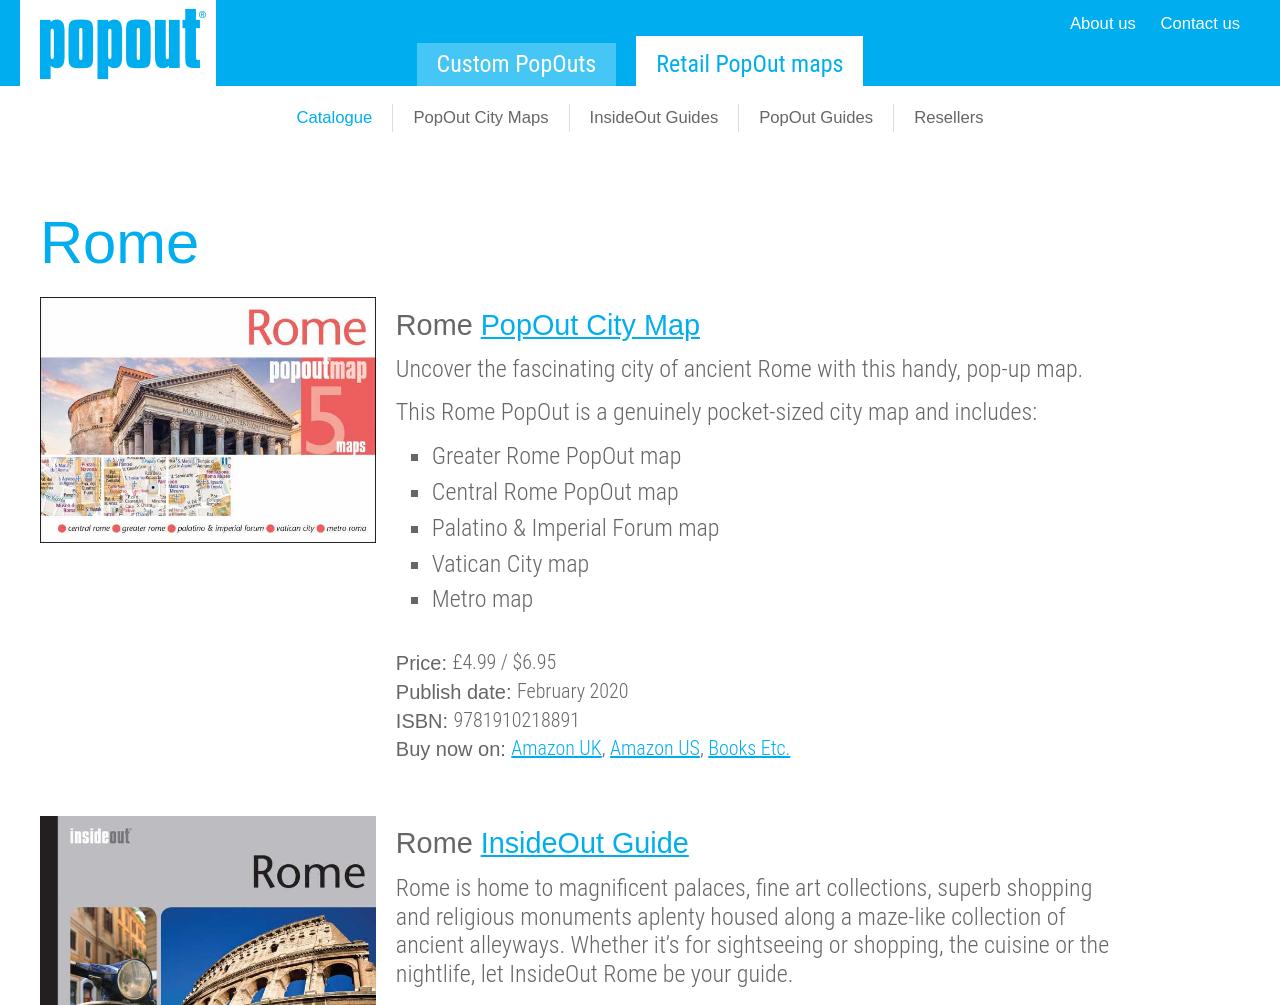 Image resolution: width=1280 pixels, height=1005 pixels. I want to click on 'Resellers', so click(947, 116).